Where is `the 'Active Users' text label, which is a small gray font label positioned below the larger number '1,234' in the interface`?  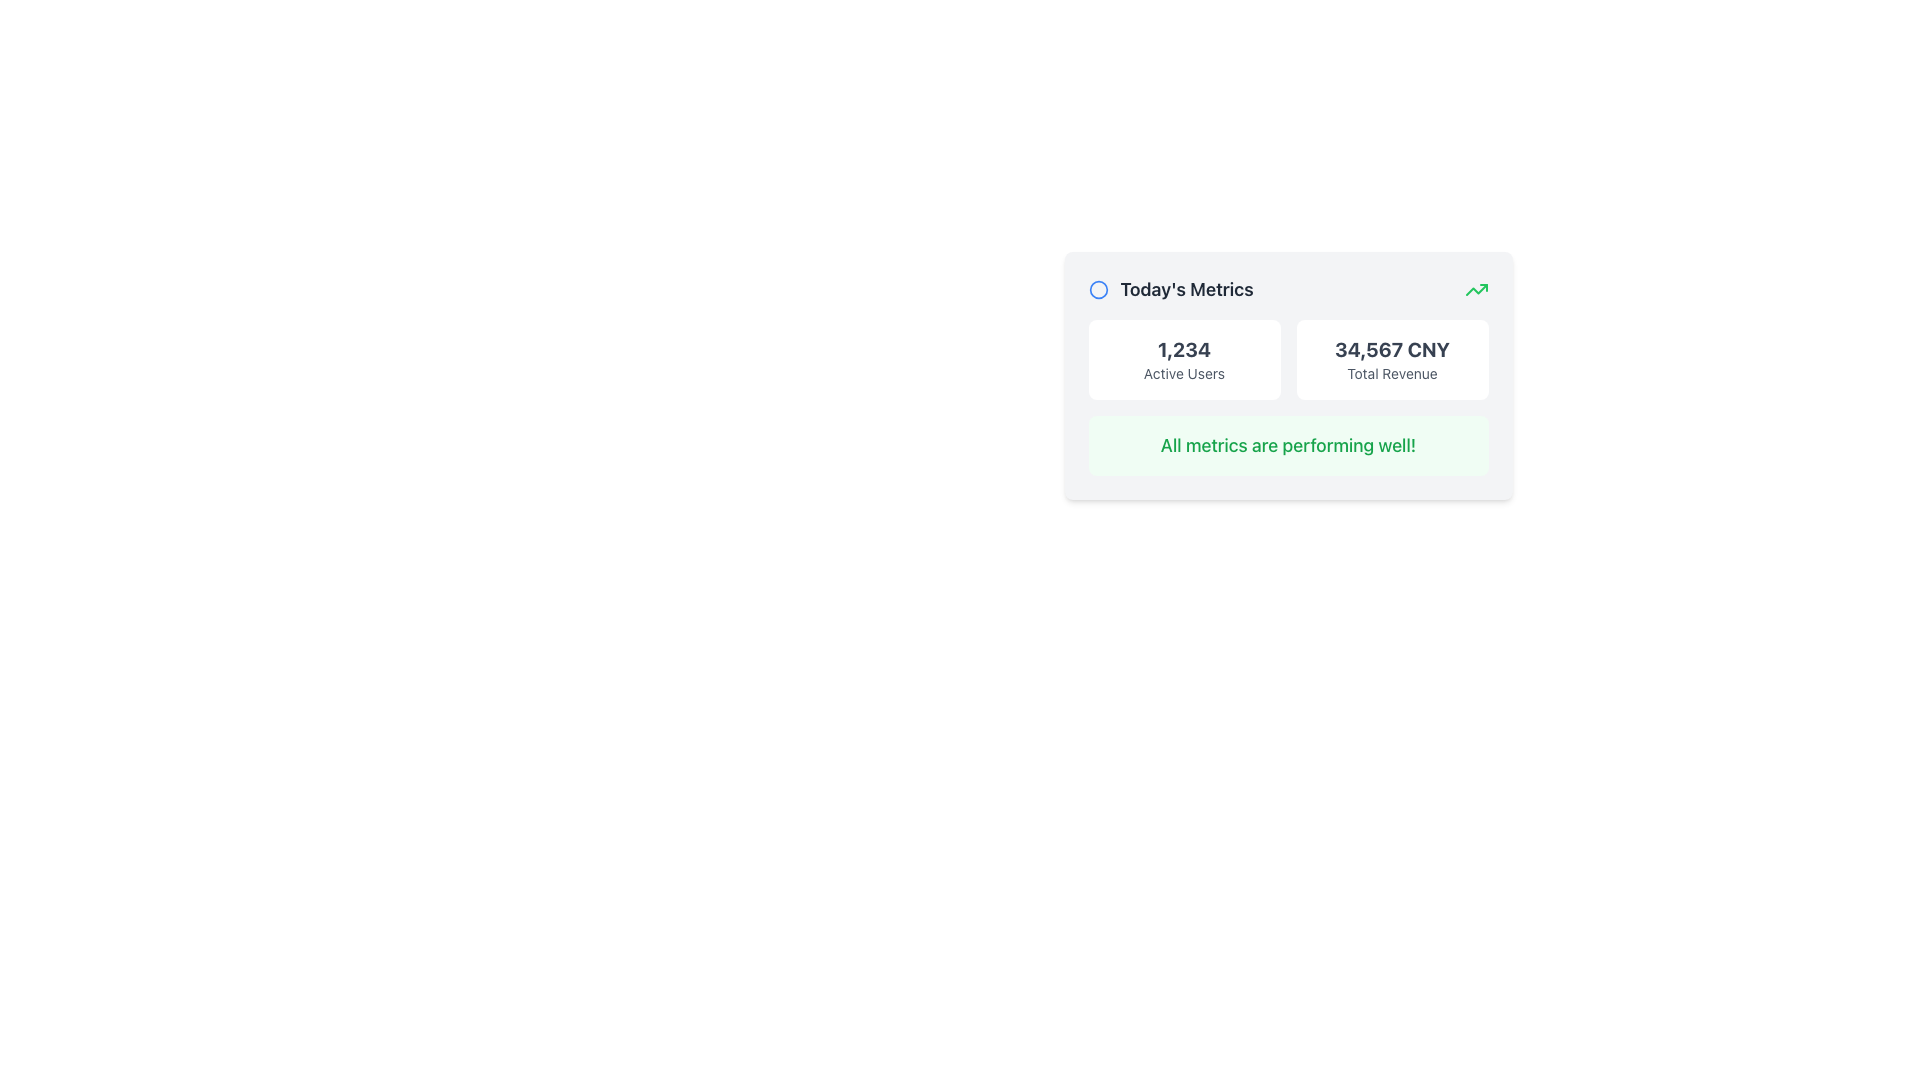
the 'Active Users' text label, which is a small gray font label positioned below the larger number '1,234' in the interface is located at coordinates (1184, 374).